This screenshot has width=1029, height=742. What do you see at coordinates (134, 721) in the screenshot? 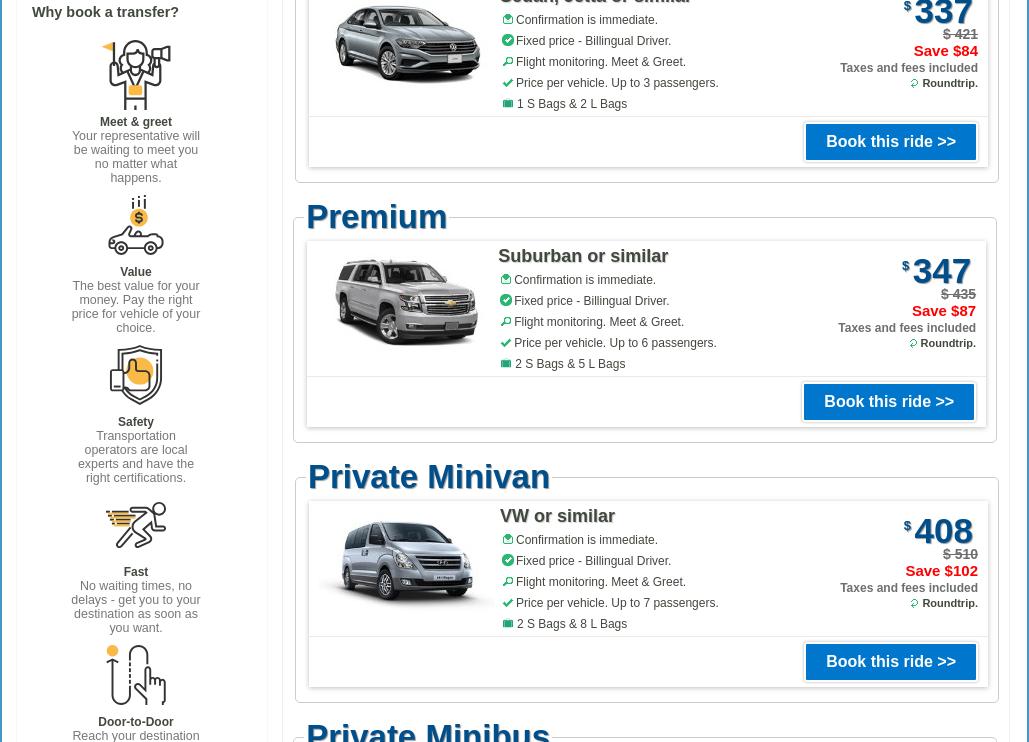
I see `'Door-to-Door'` at bounding box center [134, 721].